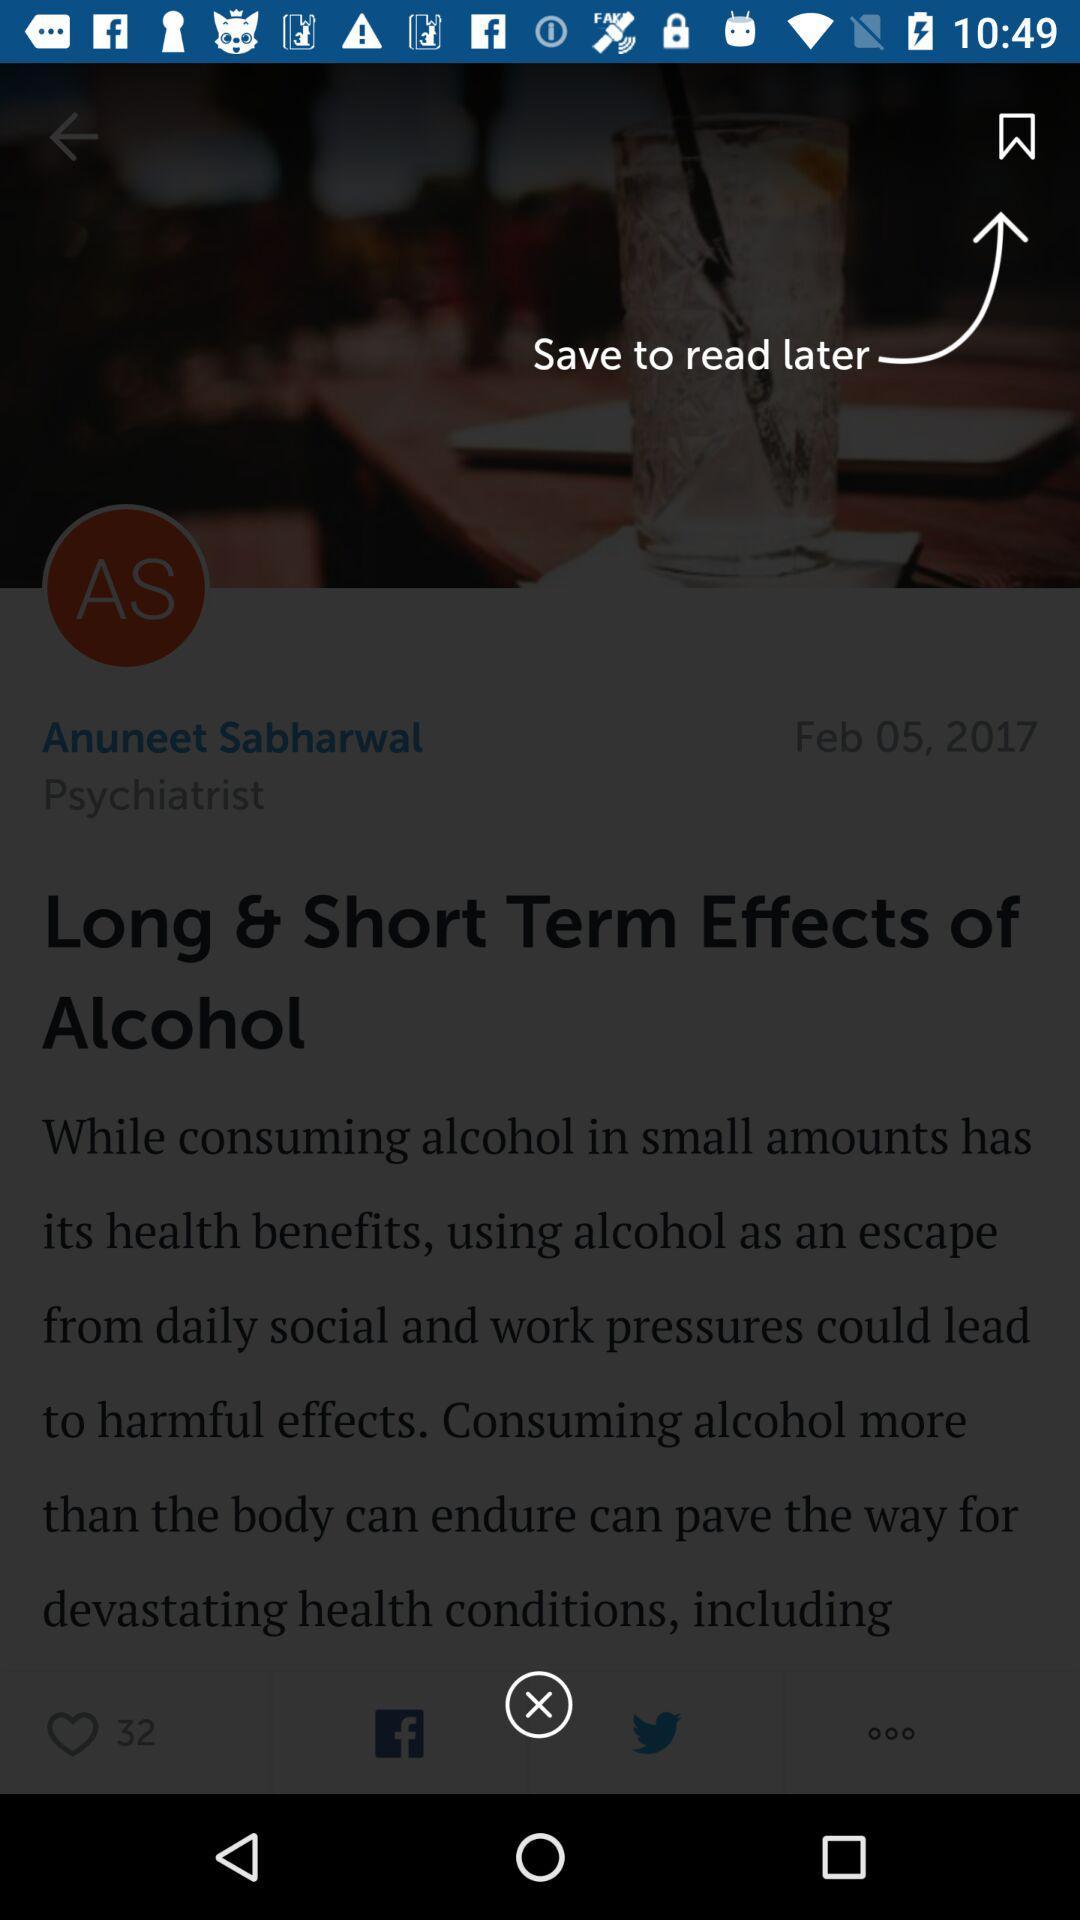  Describe the element at coordinates (77, 1732) in the screenshot. I see `to favorites` at that location.